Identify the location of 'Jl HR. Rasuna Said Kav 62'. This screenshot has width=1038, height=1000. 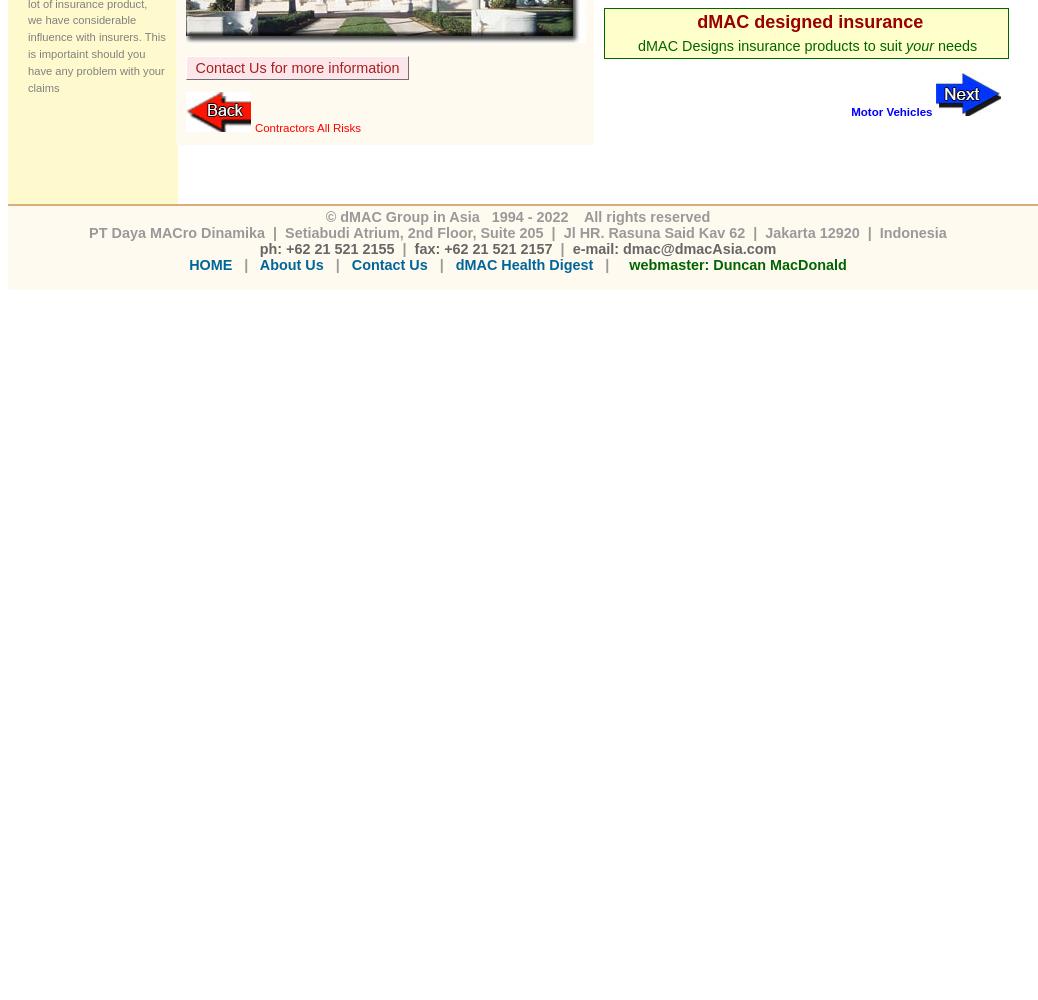
(653, 231).